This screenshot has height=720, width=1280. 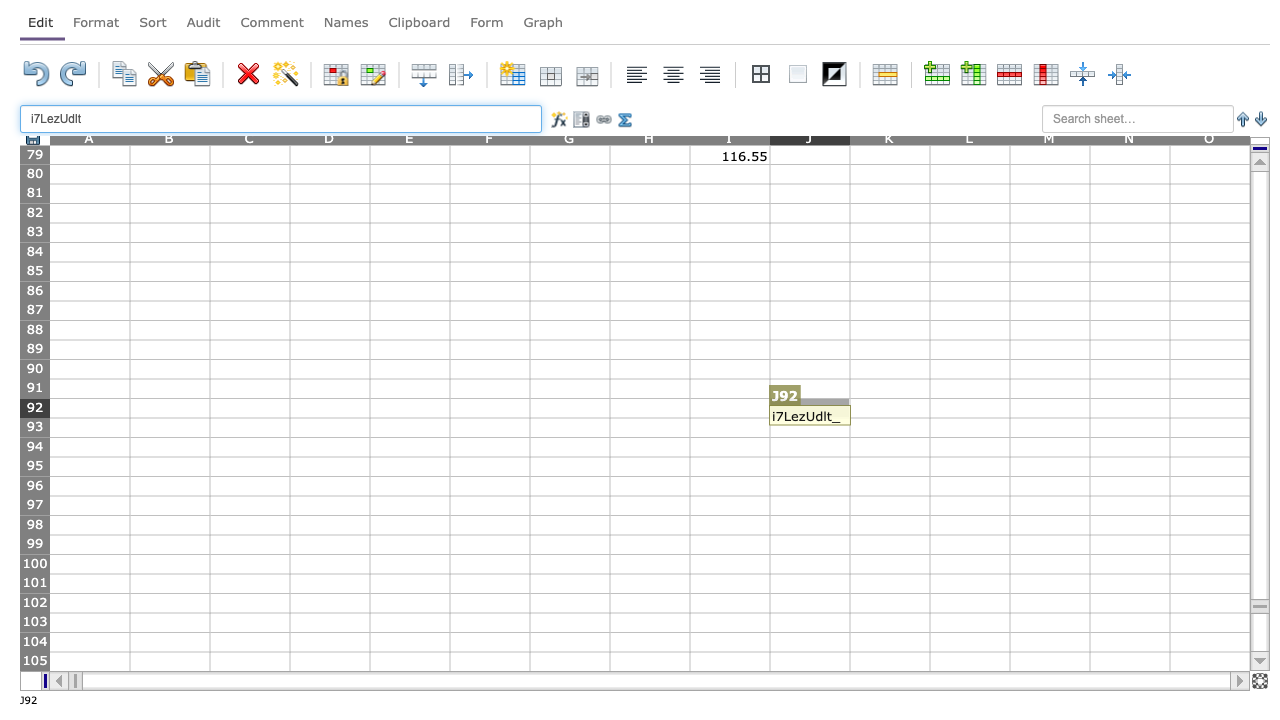 I want to click on Cell L-105, so click(x=969, y=661).